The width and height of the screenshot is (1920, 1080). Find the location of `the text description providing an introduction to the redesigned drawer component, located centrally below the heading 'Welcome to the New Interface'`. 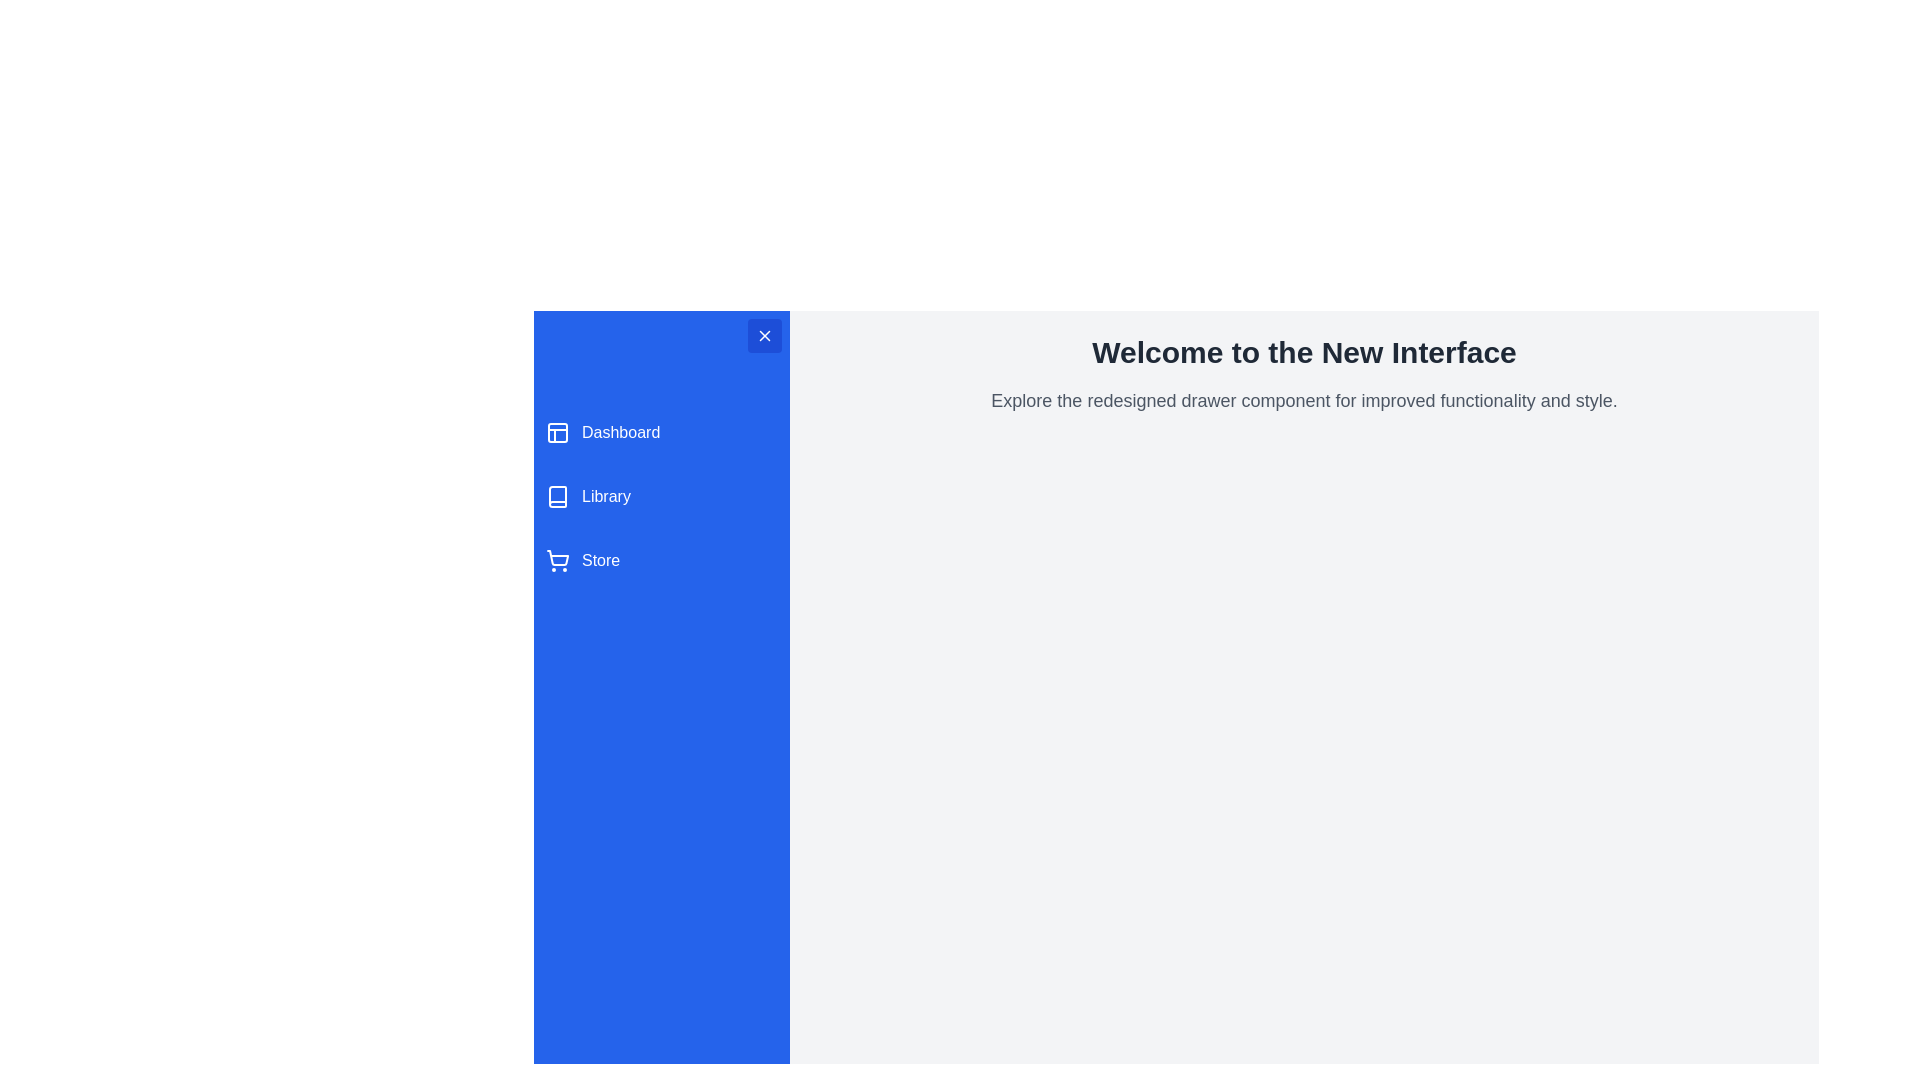

the text description providing an introduction to the redesigned drawer component, located centrally below the heading 'Welcome to the New Interface' is located at coordinates (1304, 401).